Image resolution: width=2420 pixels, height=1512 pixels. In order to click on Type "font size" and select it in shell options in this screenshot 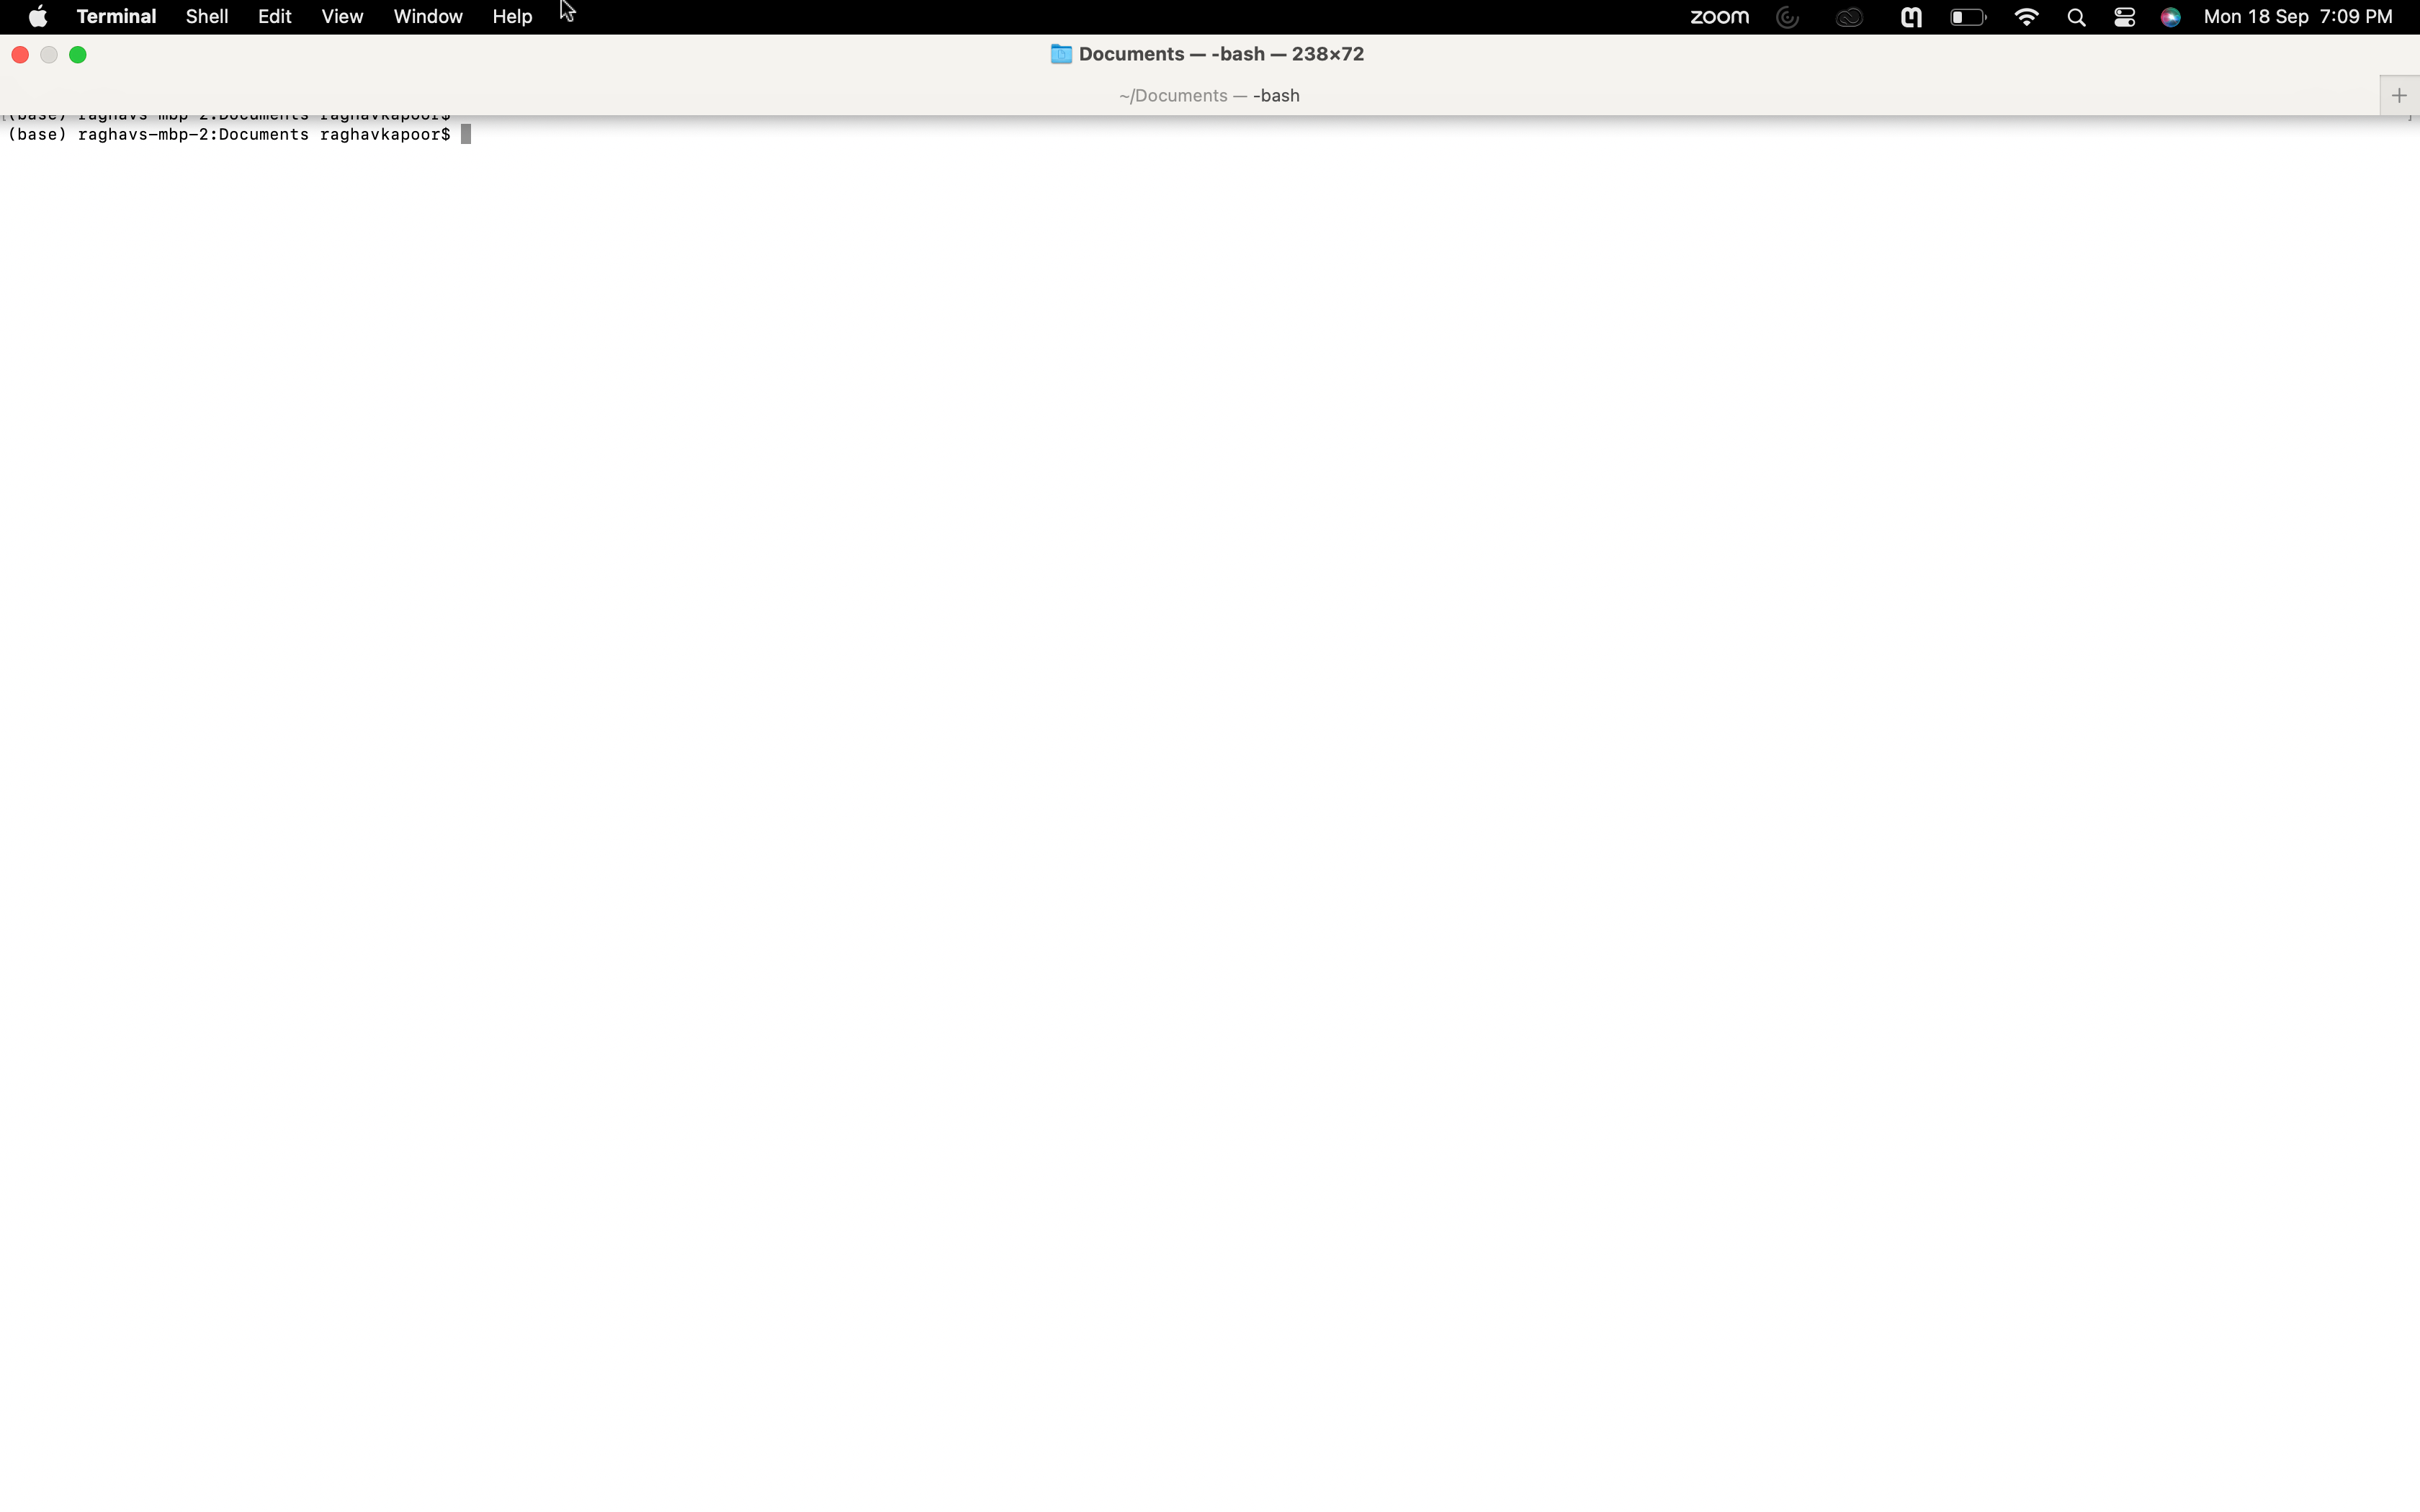, I will do `click(205, 16)`.